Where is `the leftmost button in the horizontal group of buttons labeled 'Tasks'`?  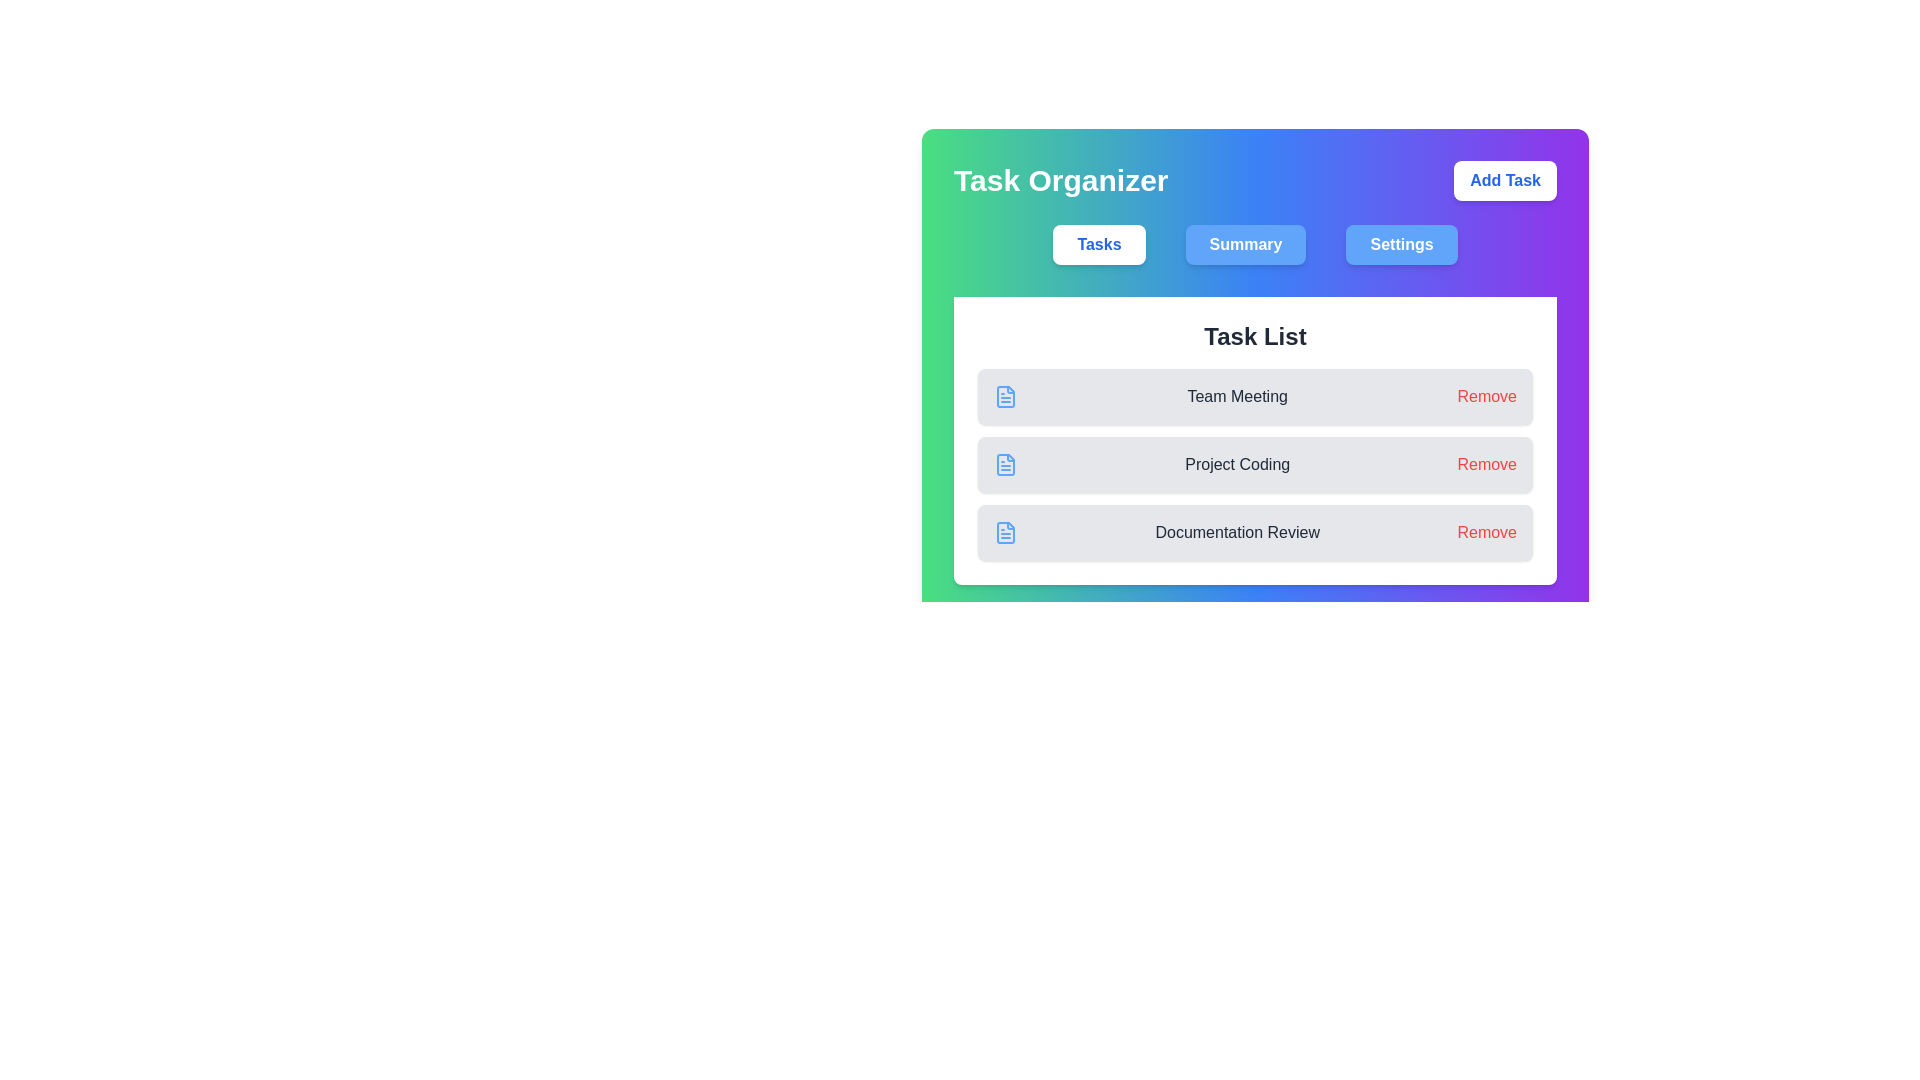
the leftmost button in the horizontal group of buttons labeled 'Tasks' is located at coordinates (1098, 244).